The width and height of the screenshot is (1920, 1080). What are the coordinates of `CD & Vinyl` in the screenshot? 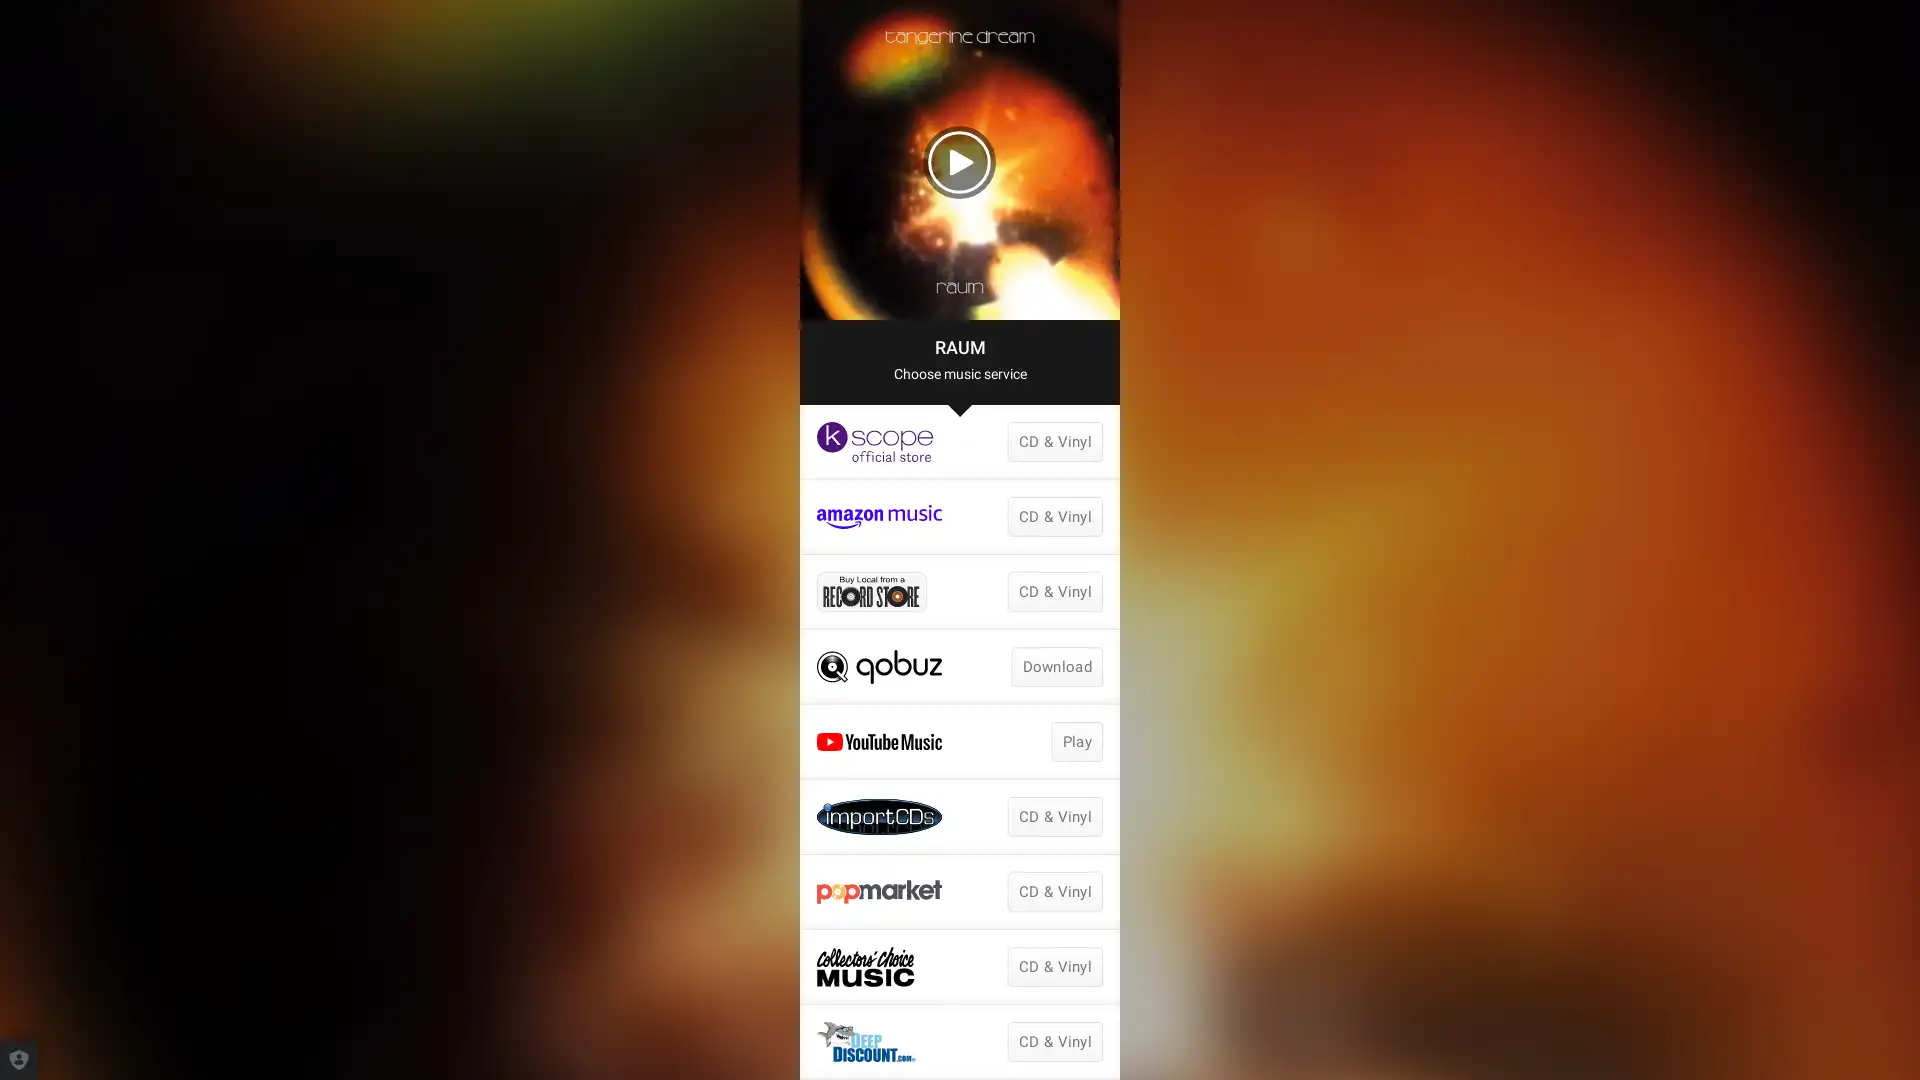 It's located at (1054, 890).